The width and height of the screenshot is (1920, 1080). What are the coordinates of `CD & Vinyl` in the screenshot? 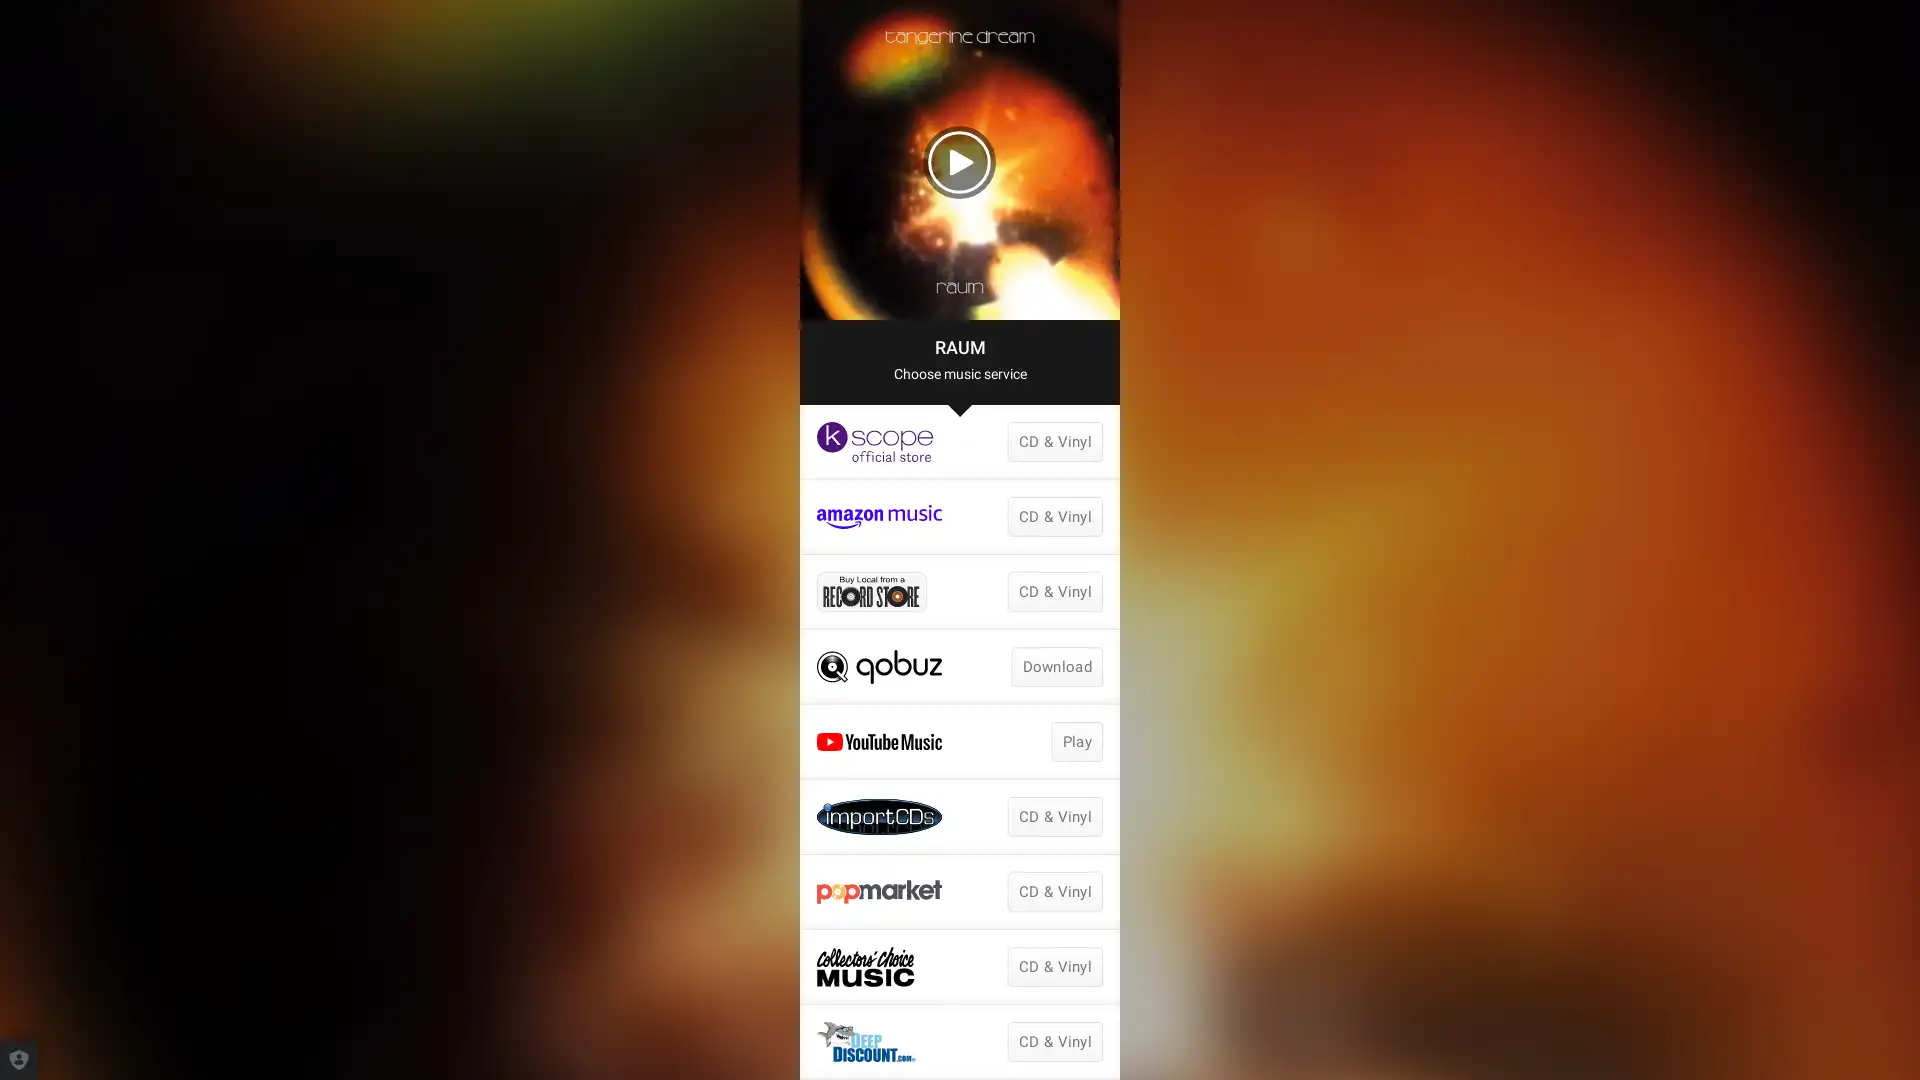 It's located at (1054, 890).